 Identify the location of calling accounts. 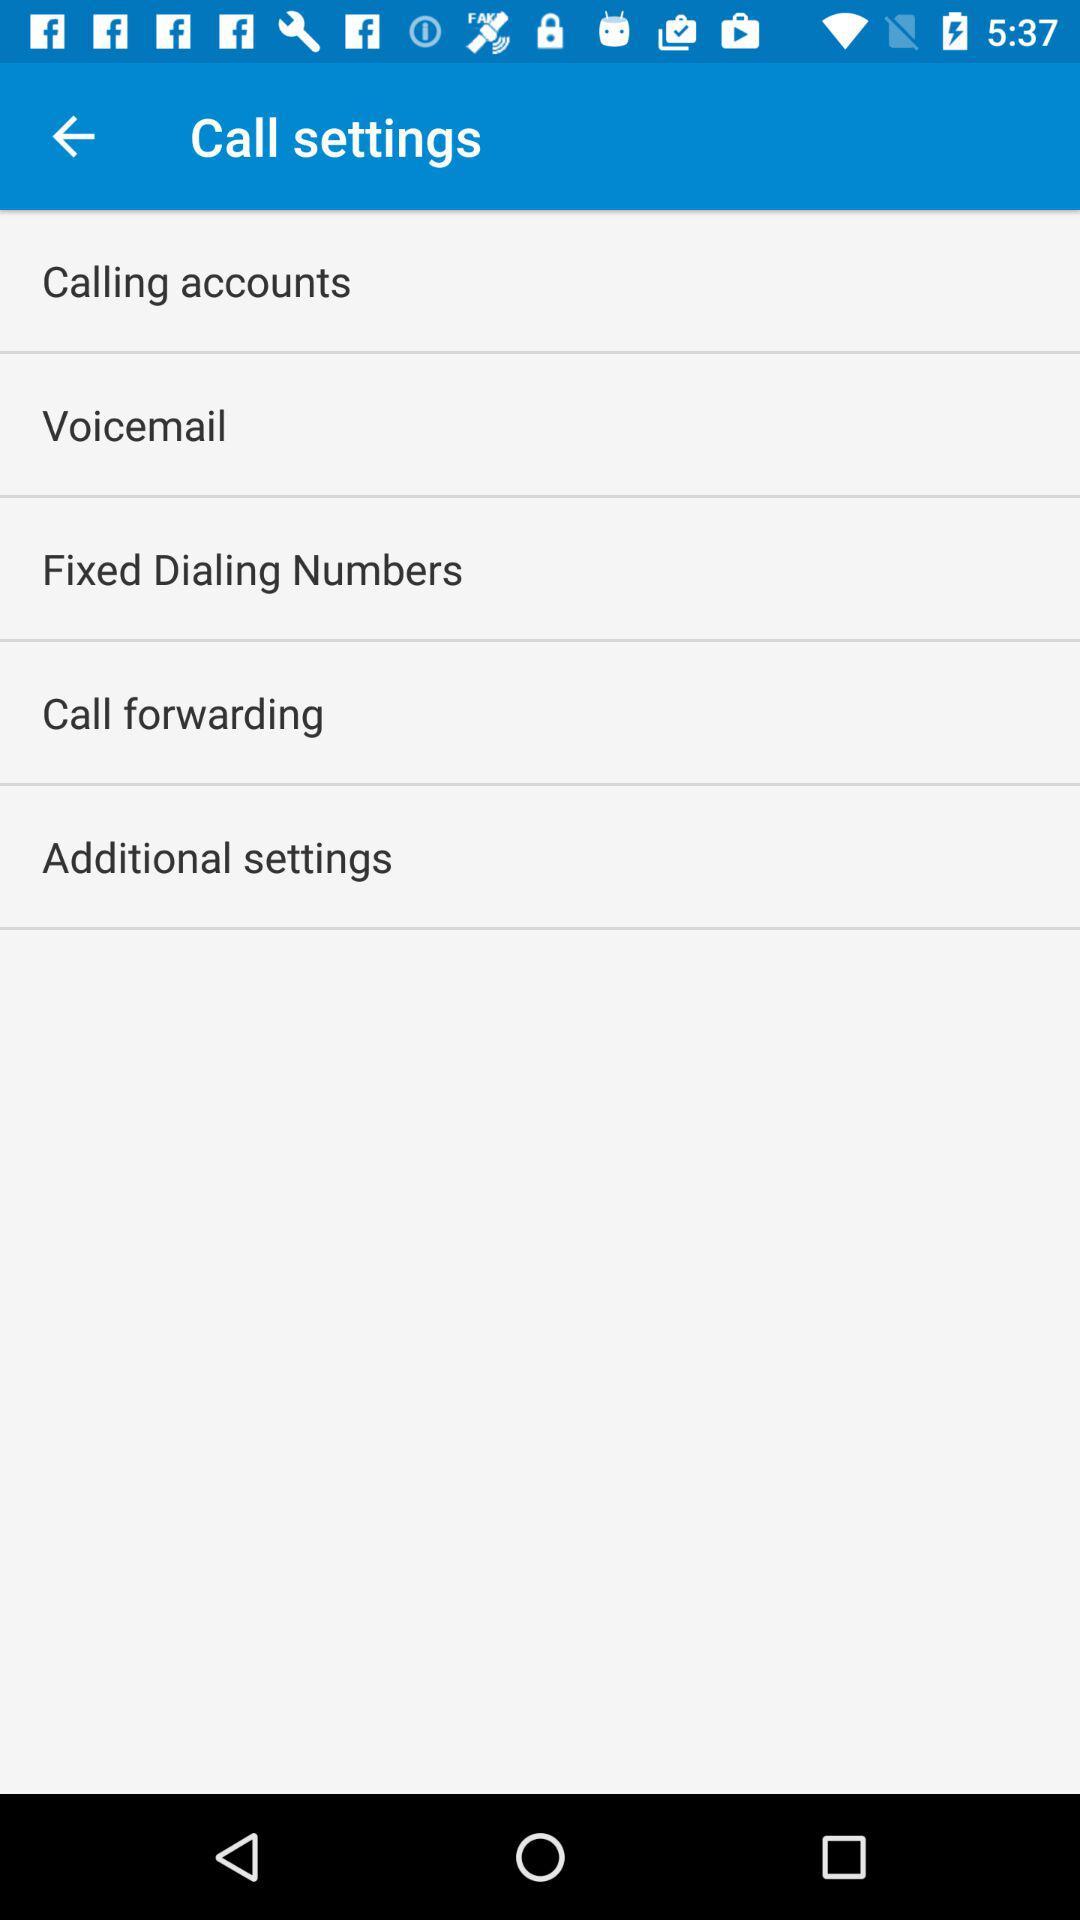
(196, 279).